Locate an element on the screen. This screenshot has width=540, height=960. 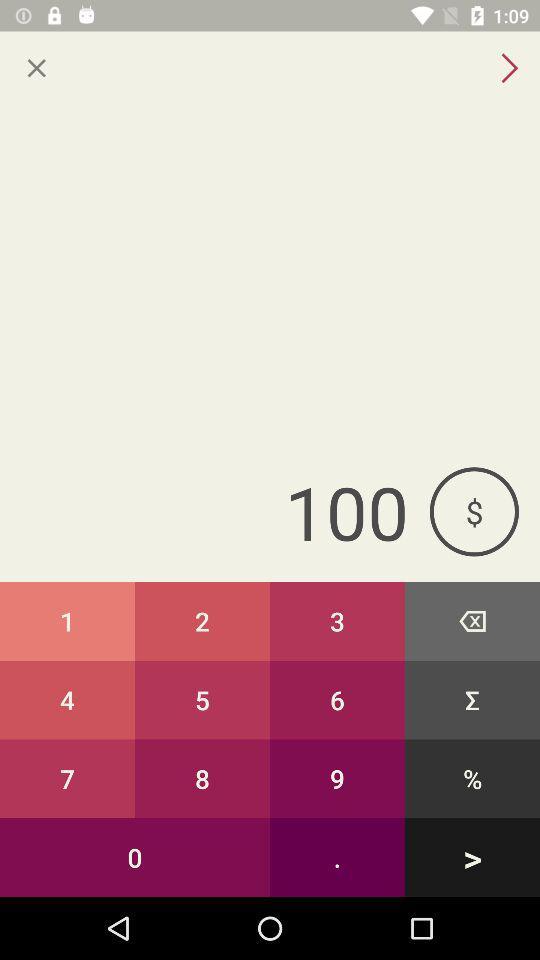
the icon below the 2 icon is located at coordinates (337, 700).